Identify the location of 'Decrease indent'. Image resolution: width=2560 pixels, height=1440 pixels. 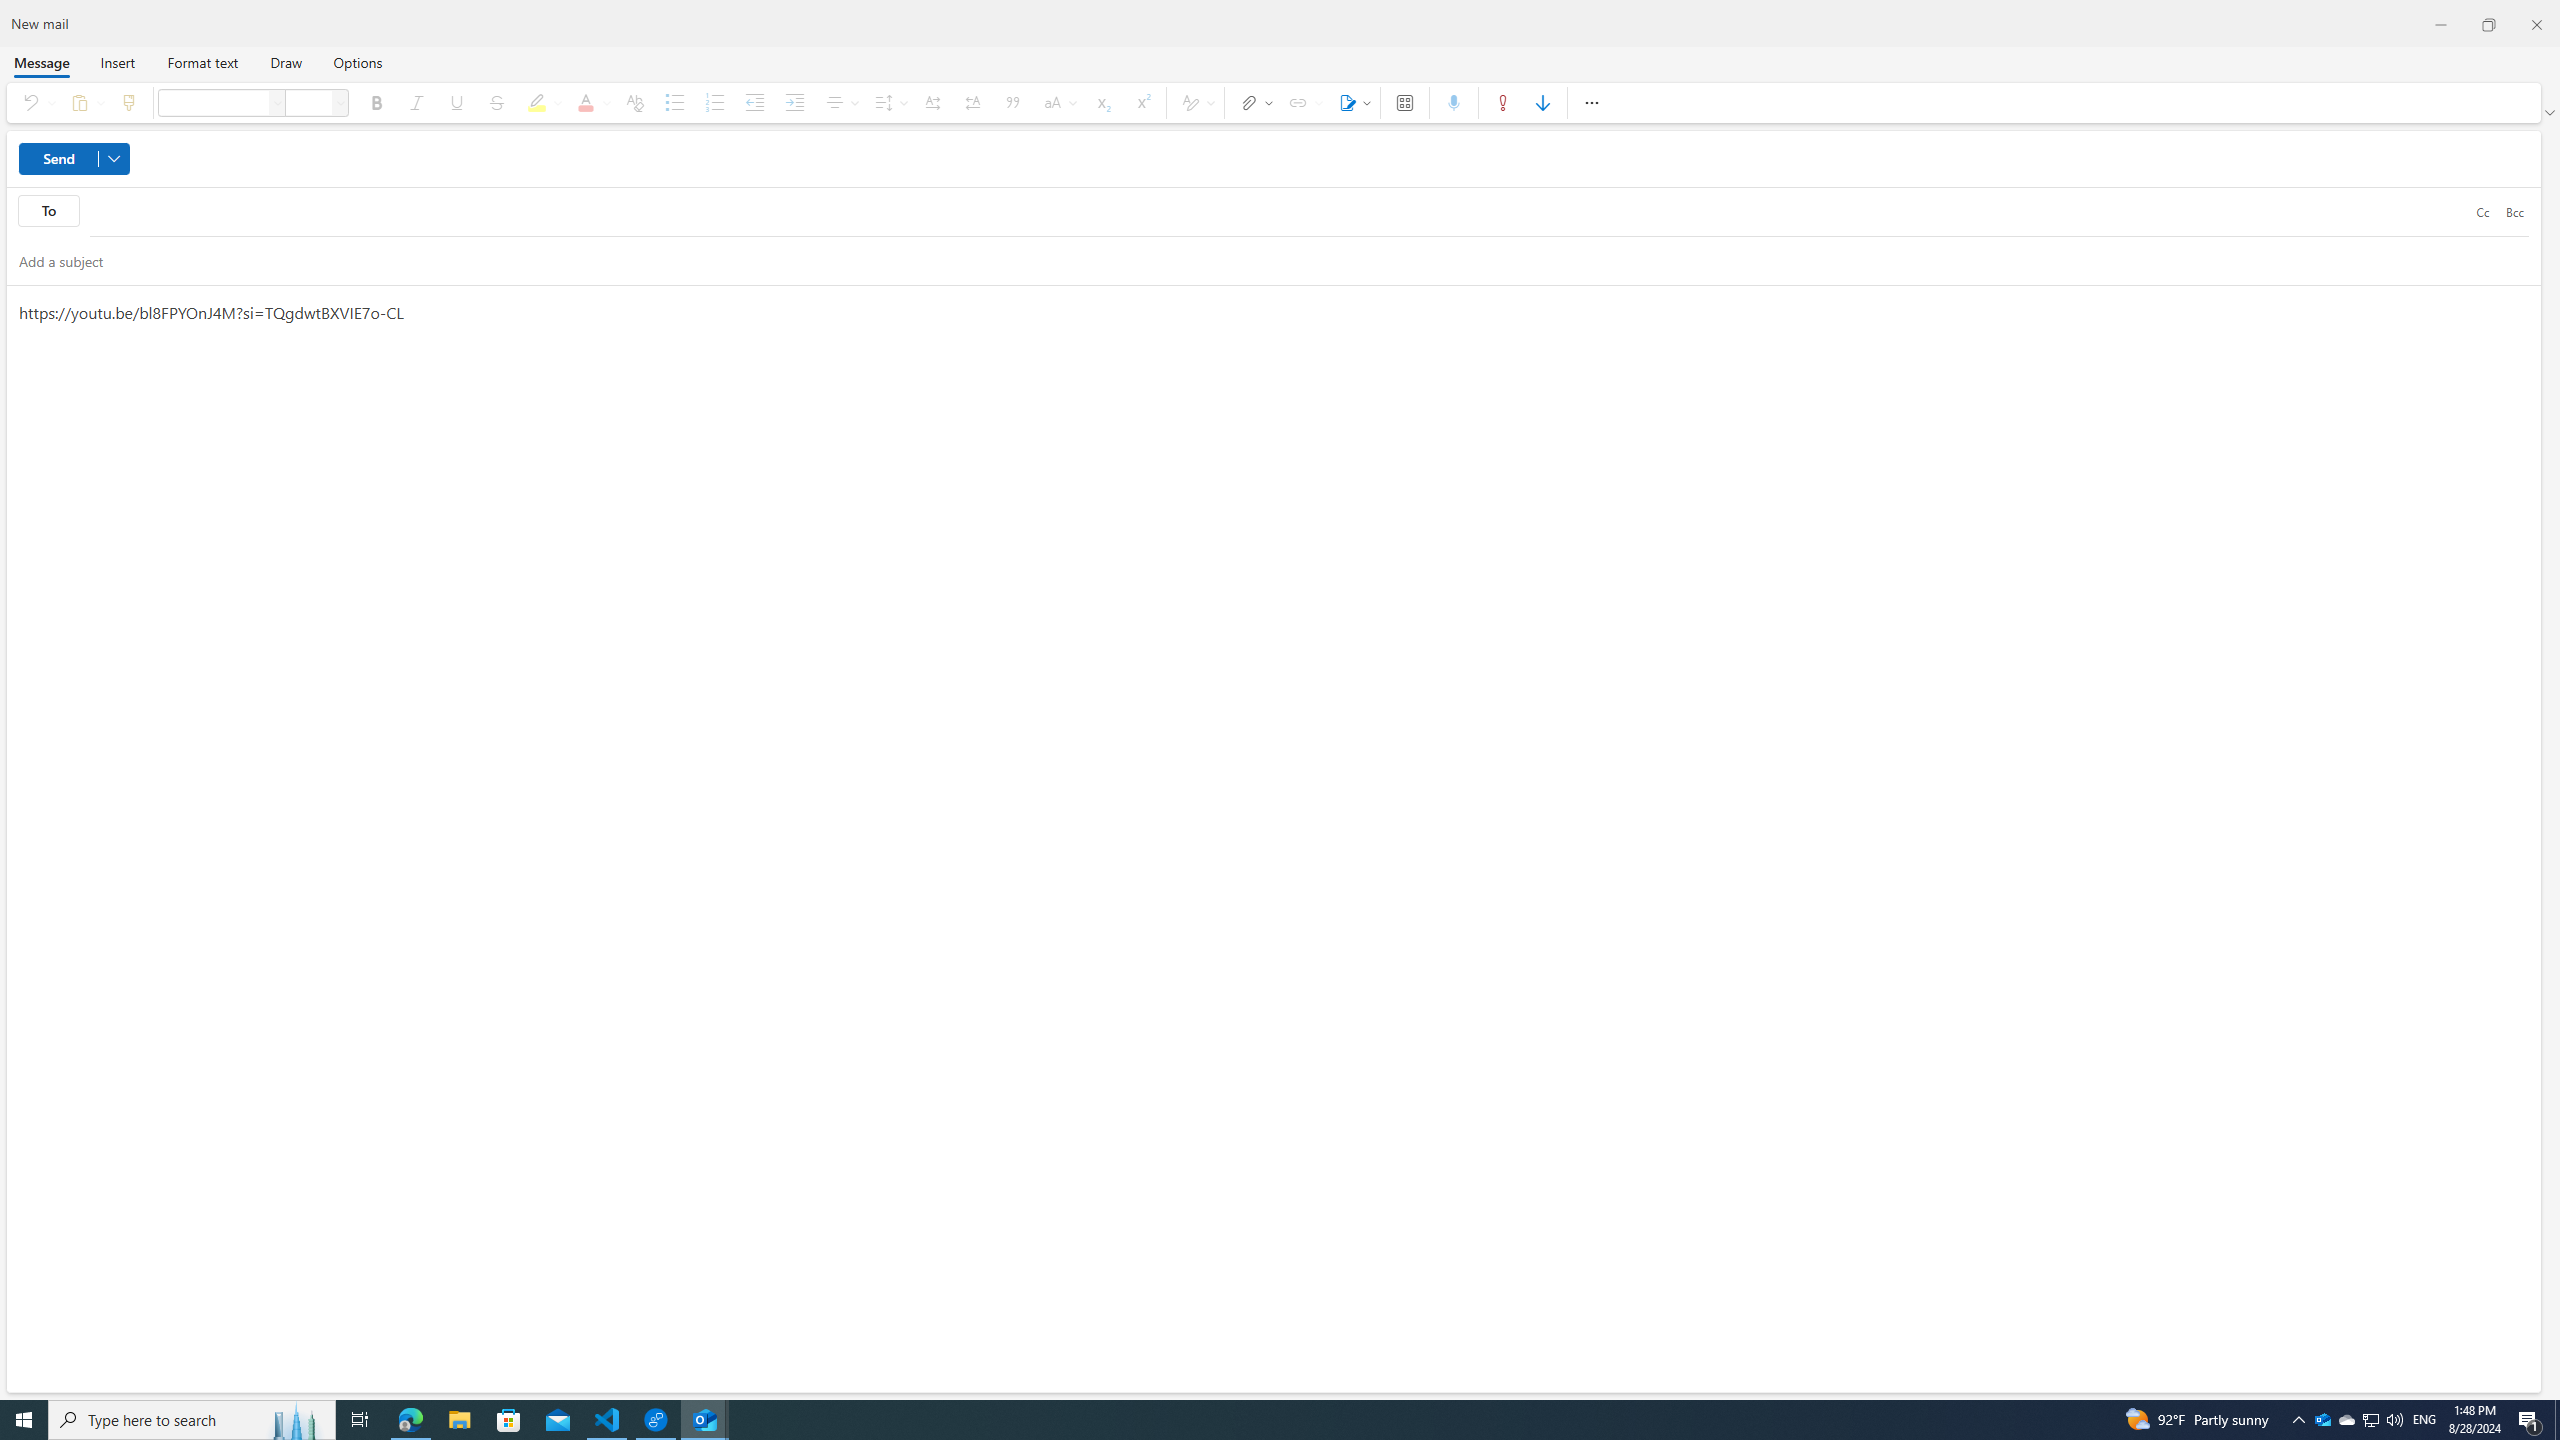
(754, 102).